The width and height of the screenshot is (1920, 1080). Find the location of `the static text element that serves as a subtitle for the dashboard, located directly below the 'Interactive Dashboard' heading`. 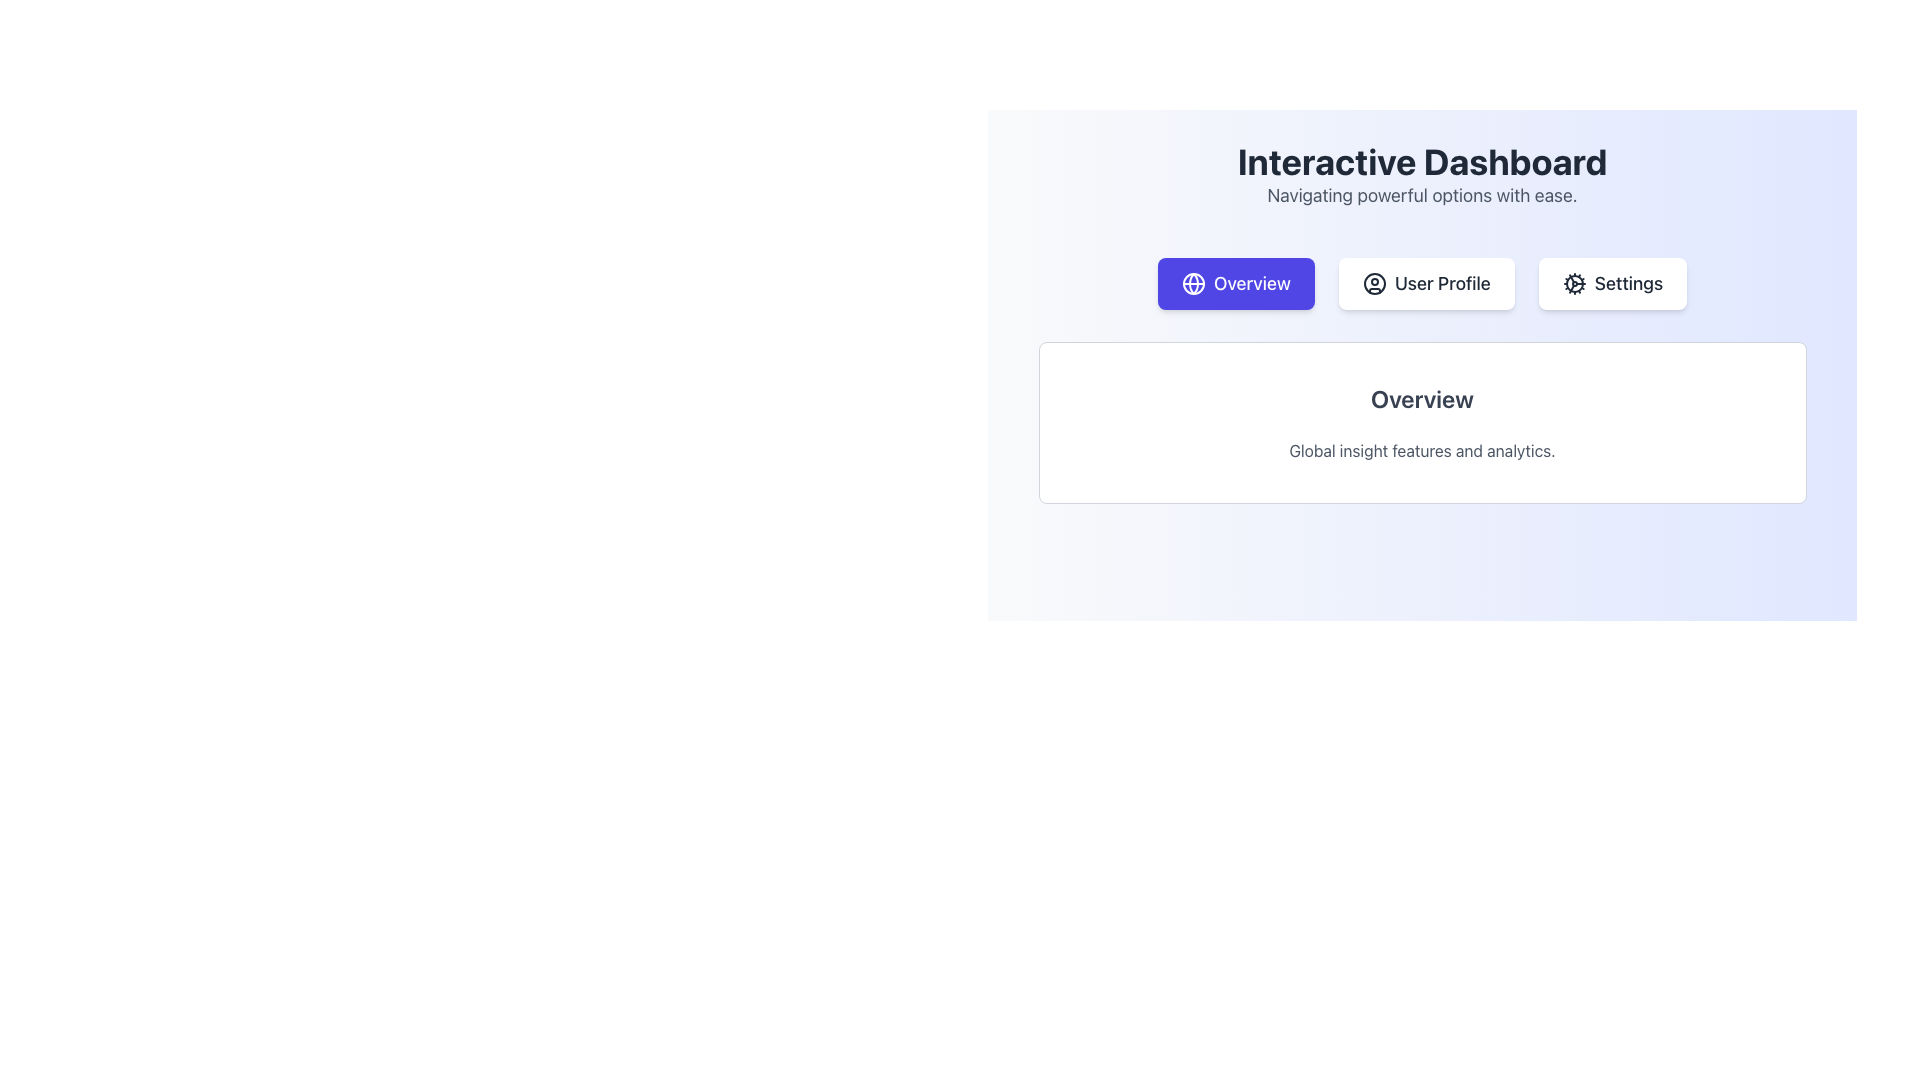

the static text element that serves as a subtitle for the dashboard, located directly below the 'Interactive Dashboard' heading is located at coordinates (1421, 196).